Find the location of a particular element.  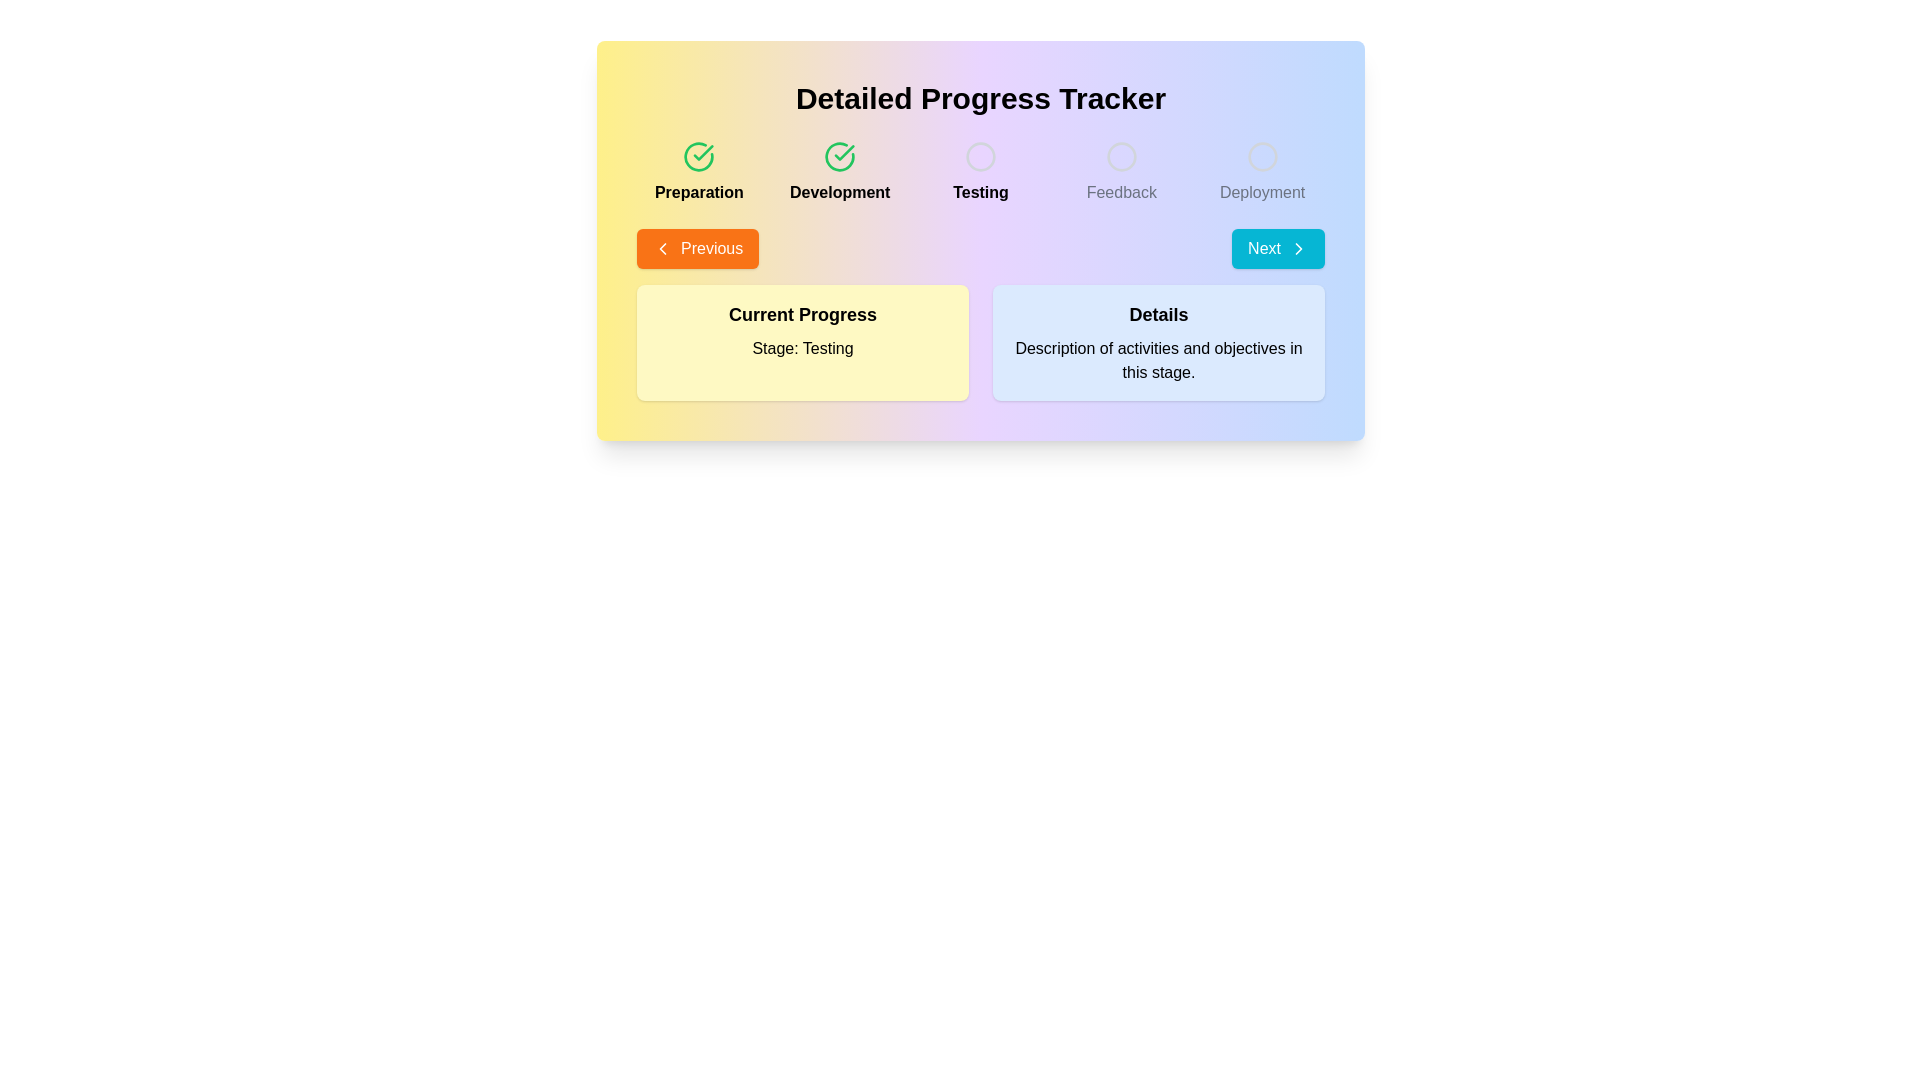

the progress tracker step indicator for 'Development', which is a green circle icon with a checkmark and bold text directly below it, located in the 'Detailed Progress Tracker' sequence is located at coordinates (840, 172).